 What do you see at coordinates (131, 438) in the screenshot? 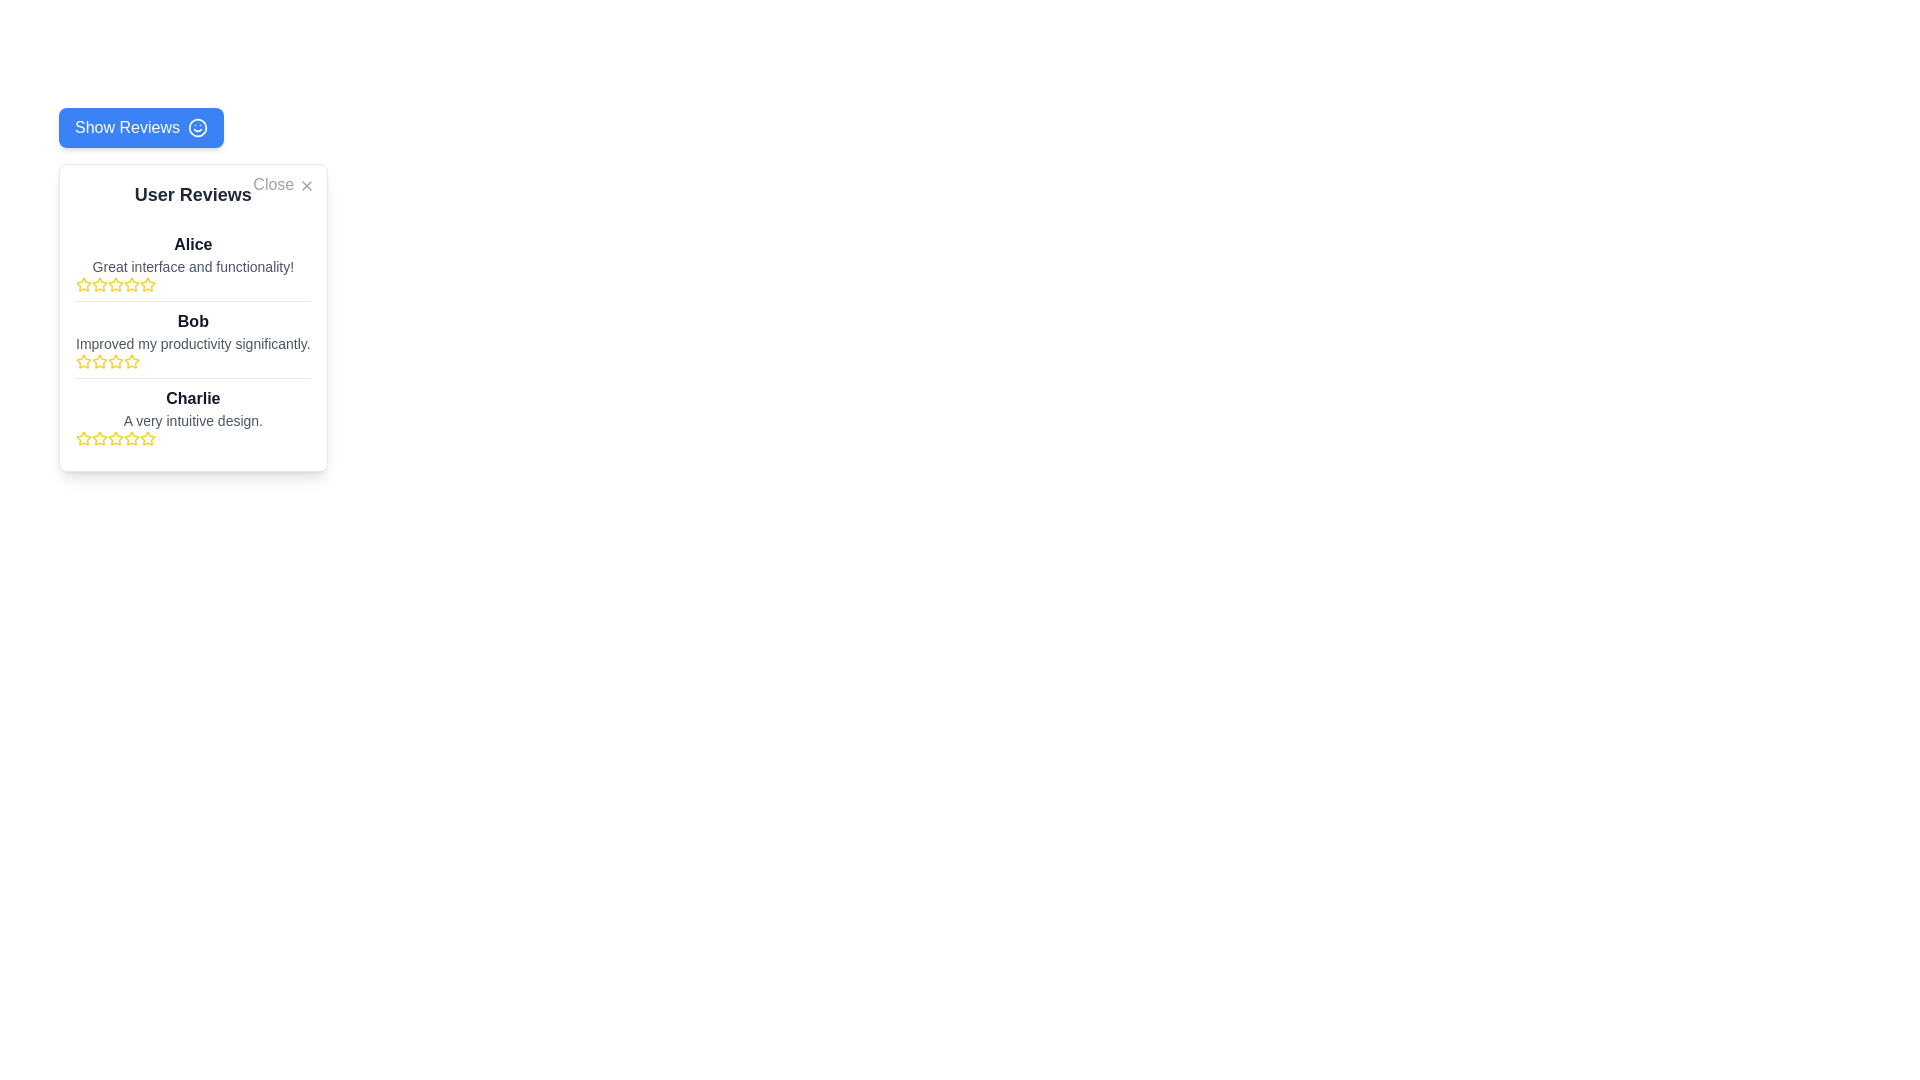
I see `the yellow outlined star icon, which is the last in a row of five stars under the review text for 'Charlie', to rate it` at bounding box center [131, 438].